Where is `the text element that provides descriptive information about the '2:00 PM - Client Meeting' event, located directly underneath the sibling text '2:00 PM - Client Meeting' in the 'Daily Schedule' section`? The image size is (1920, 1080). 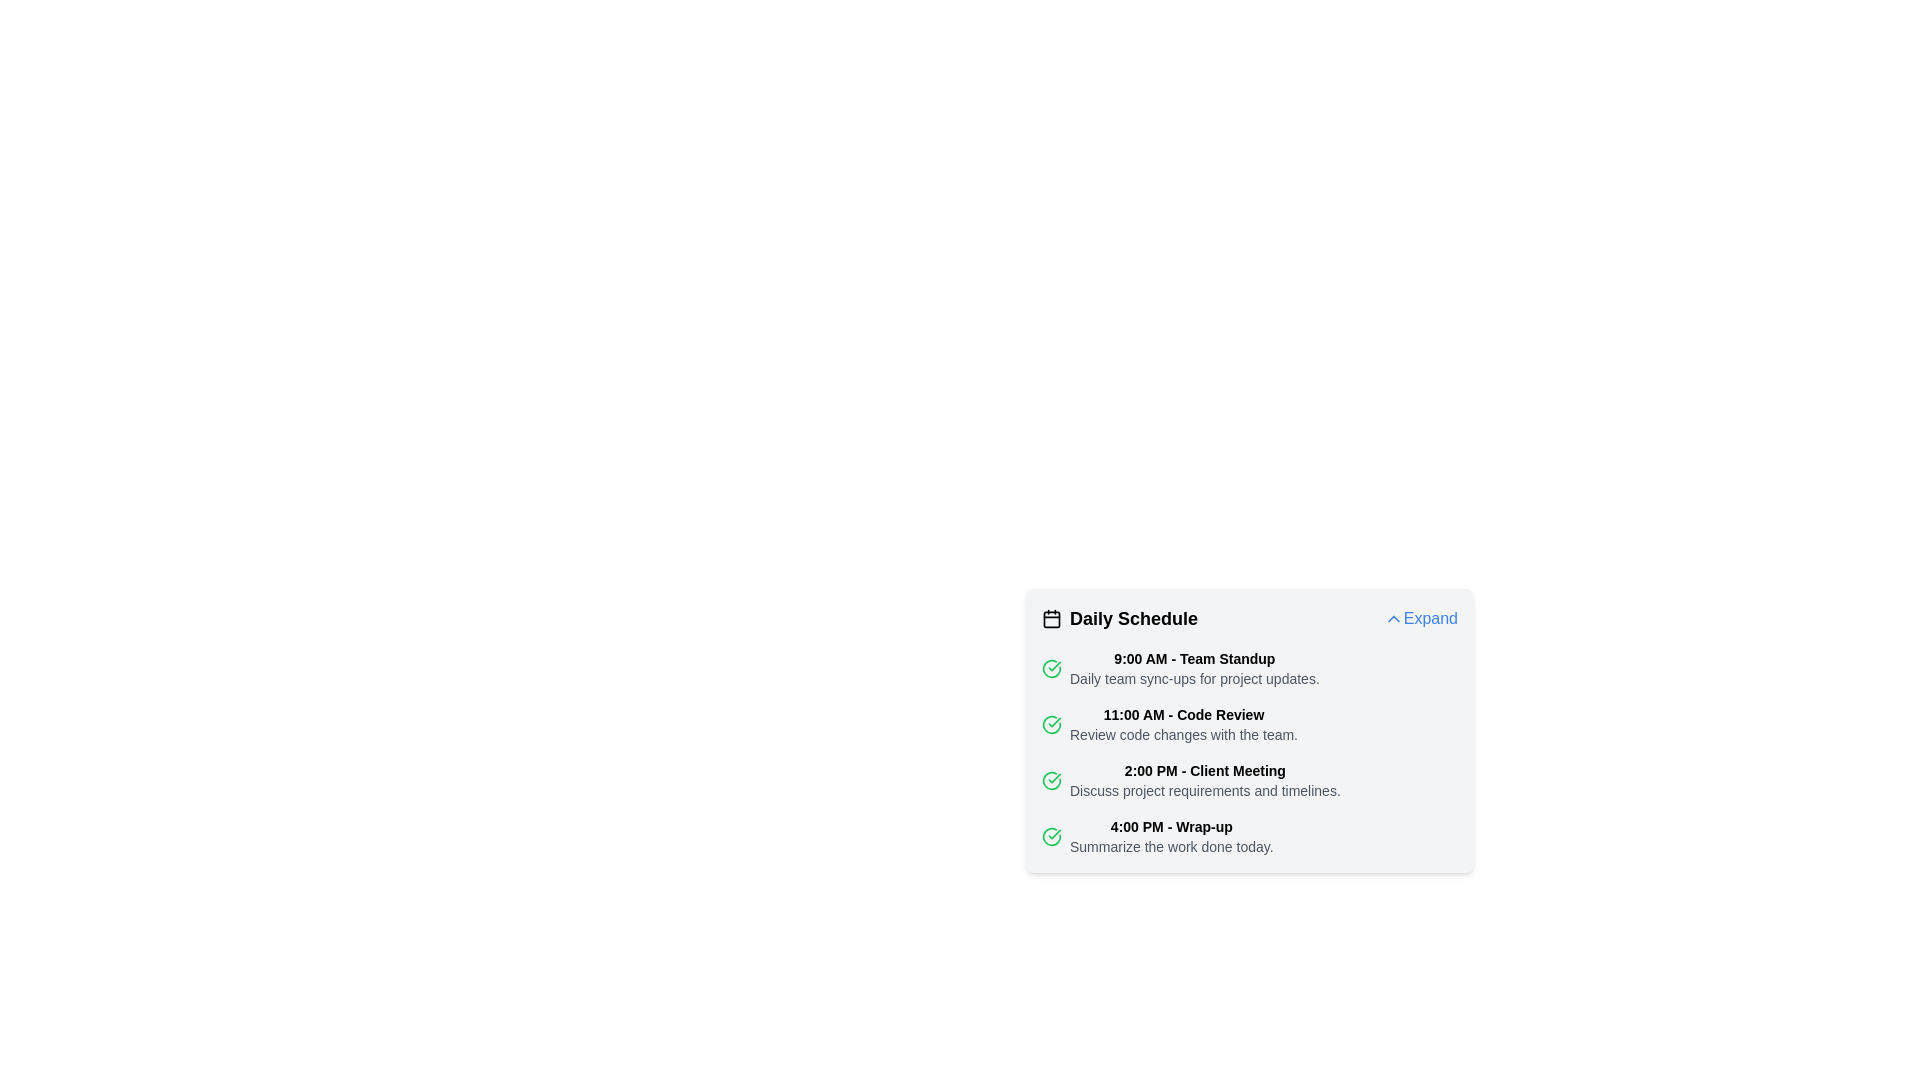
the text element that provides descriptive information about the '2:00 PM - Client Meeting' event, located directly underneath the sibling text '2:00 PM - Client Meeting' in the 'Daily Schedule' section is located at coordinates (1204, 789).